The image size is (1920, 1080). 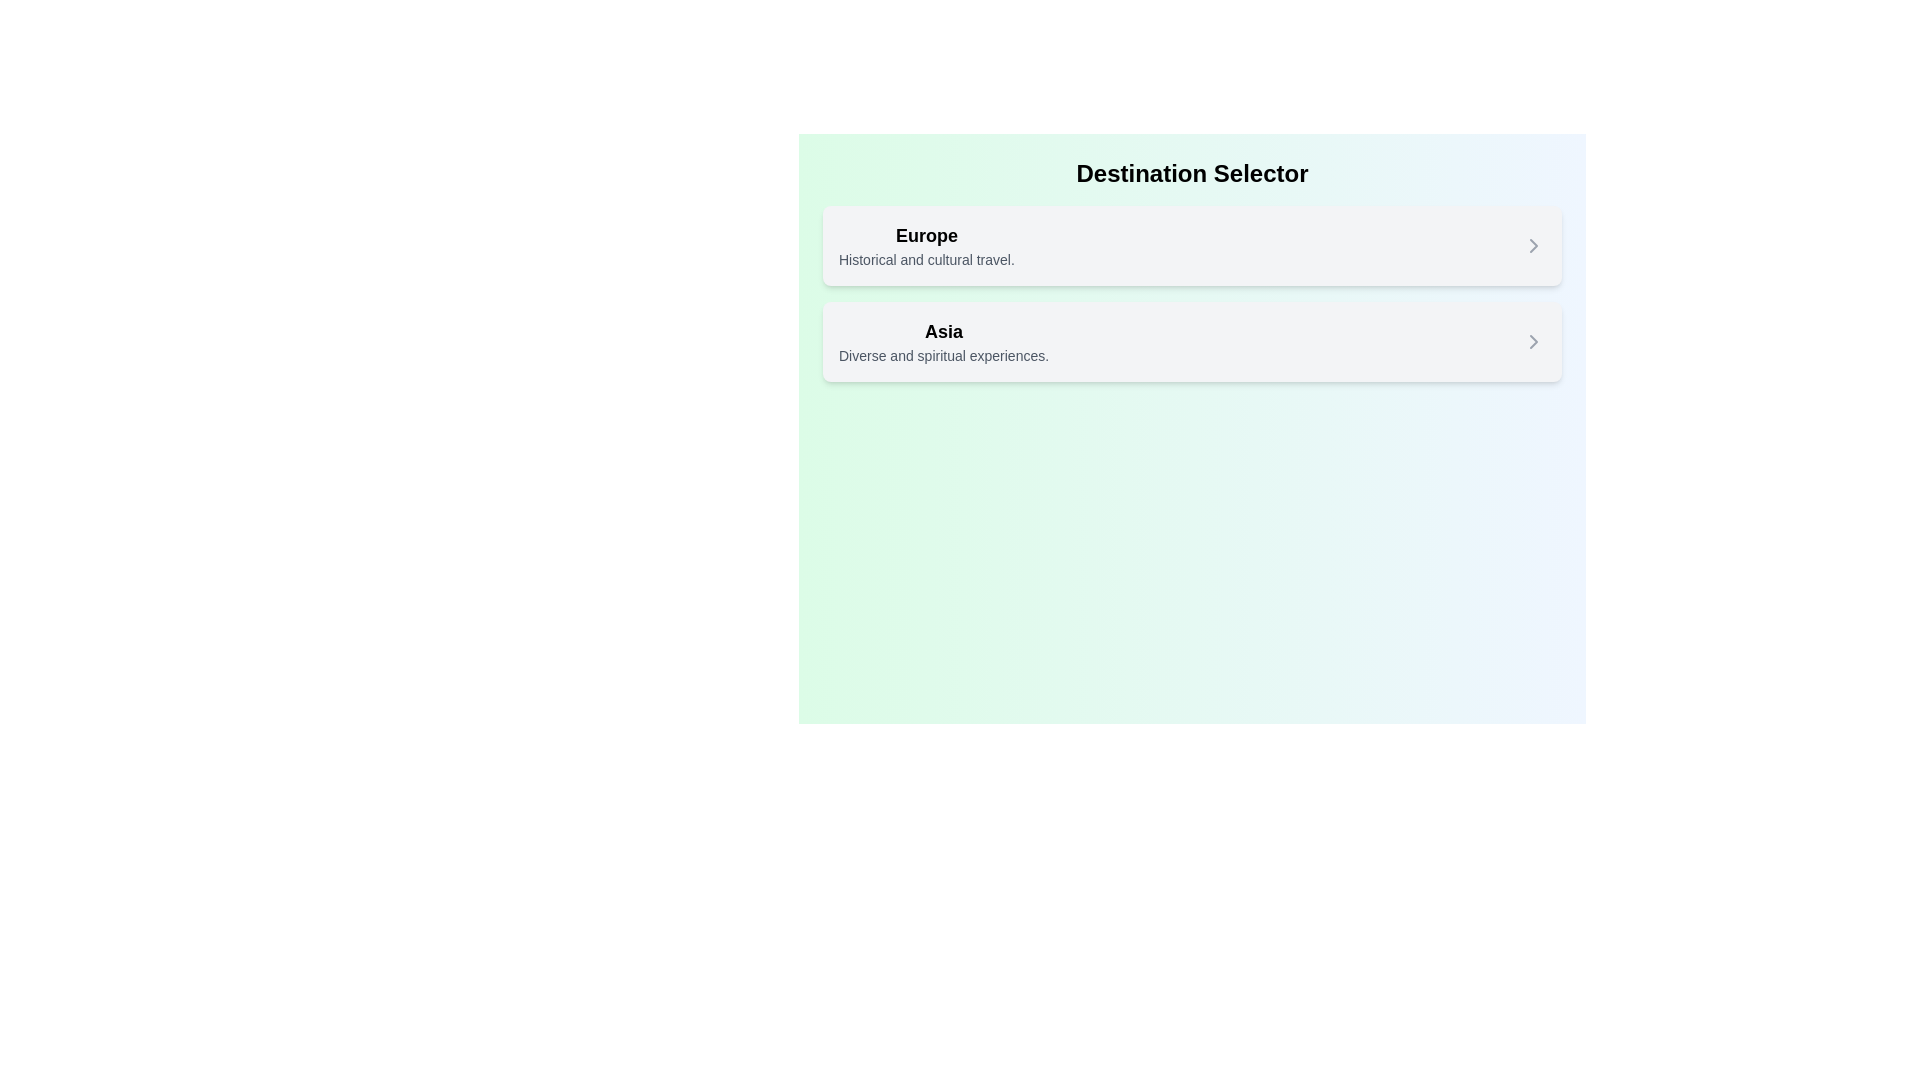 What do you see at coordinates (1533, 245) in the screenshot?
I see `the chevron icon located at the right end of the 'Europe Historical and cultural travel' card, which indicates that the card is interactive and allows navigation to a related page` at bounding box center [1533, 245].